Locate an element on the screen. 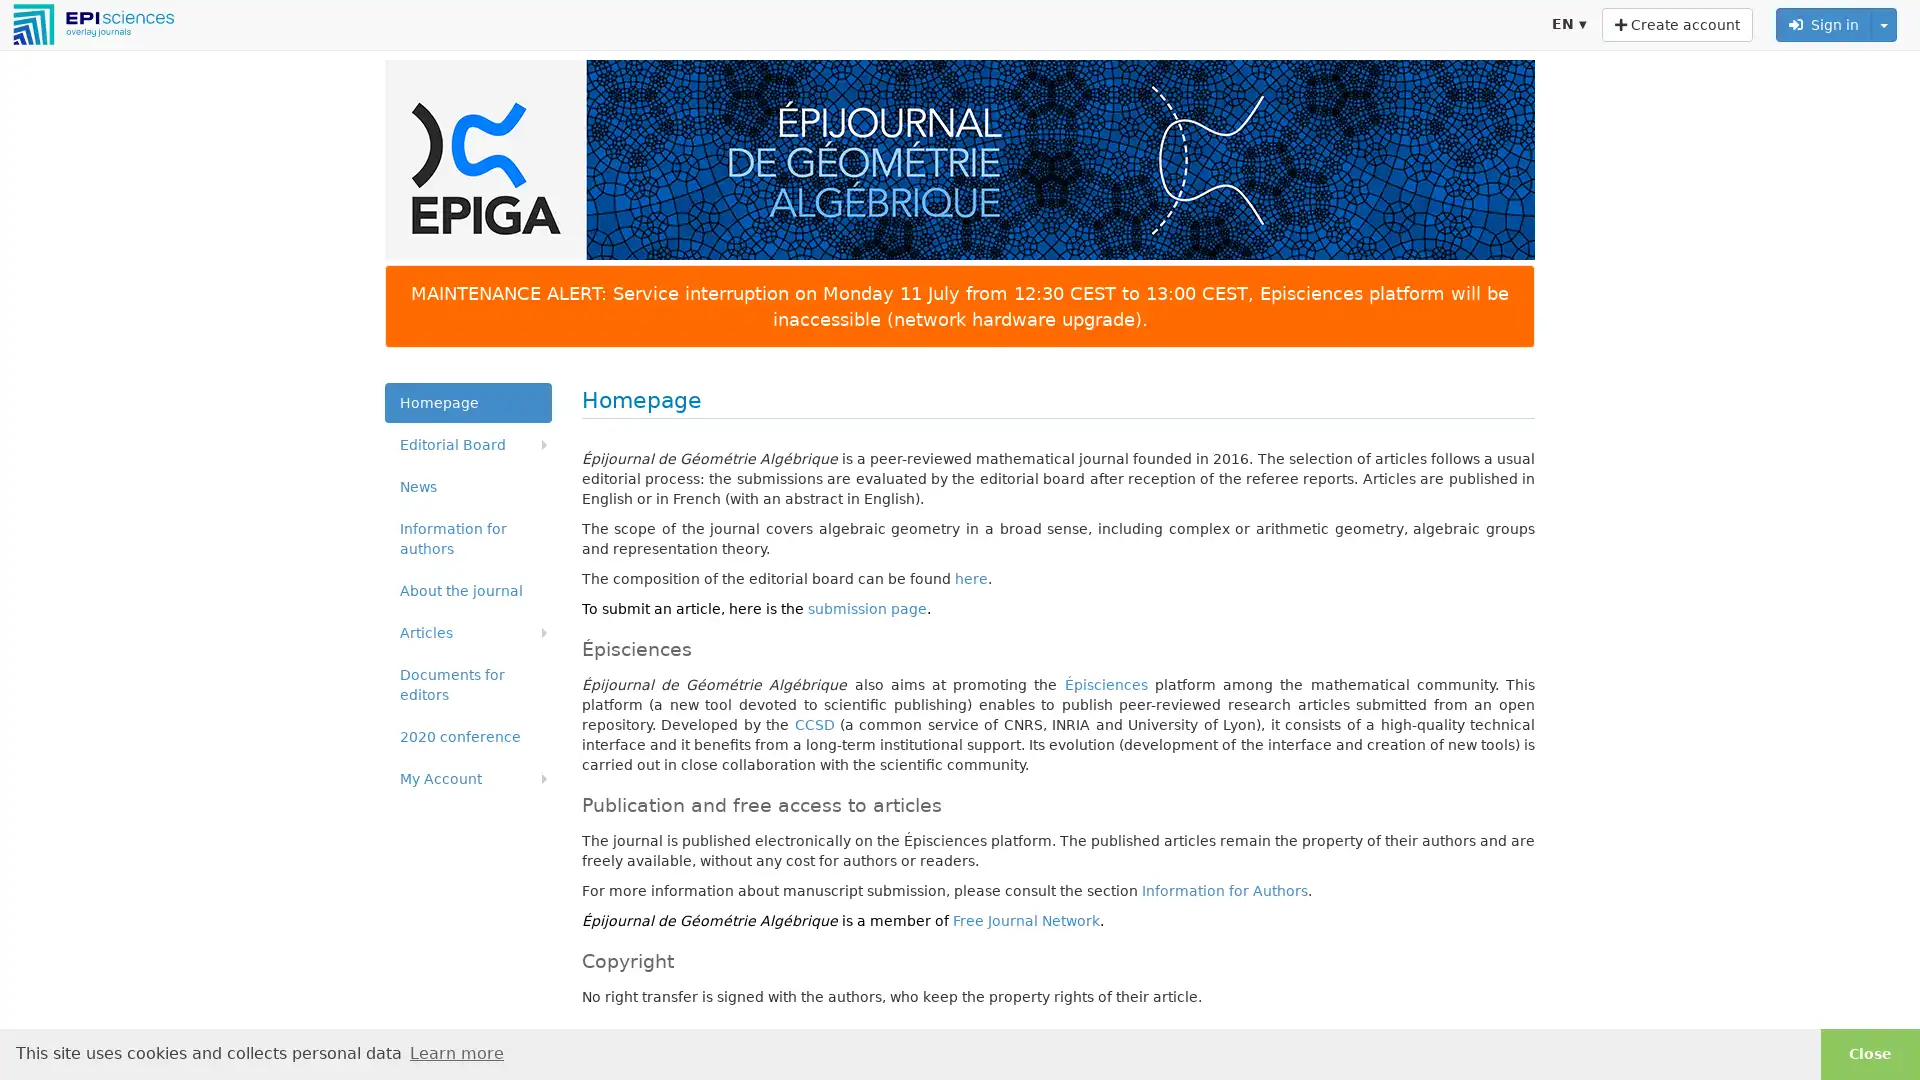  learn more about cookies is located at coordinates (455, 1052).